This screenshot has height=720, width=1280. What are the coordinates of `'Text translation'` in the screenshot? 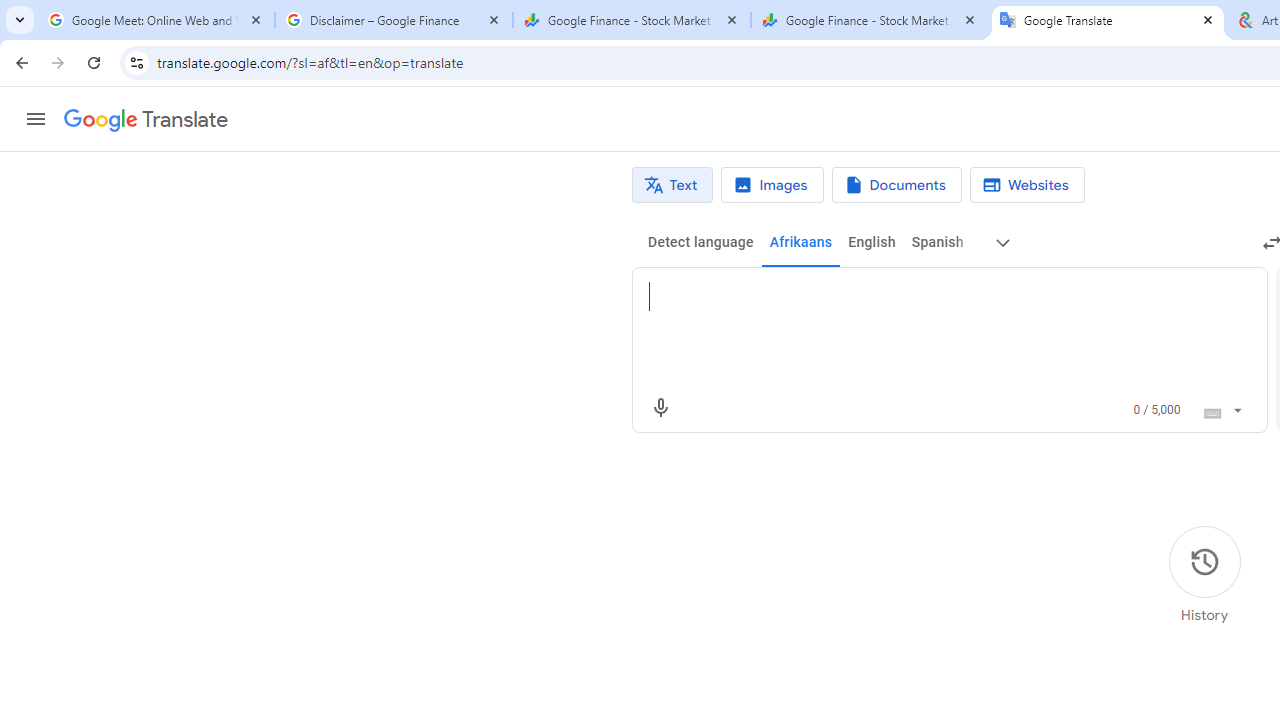 It's located at (672, 185).